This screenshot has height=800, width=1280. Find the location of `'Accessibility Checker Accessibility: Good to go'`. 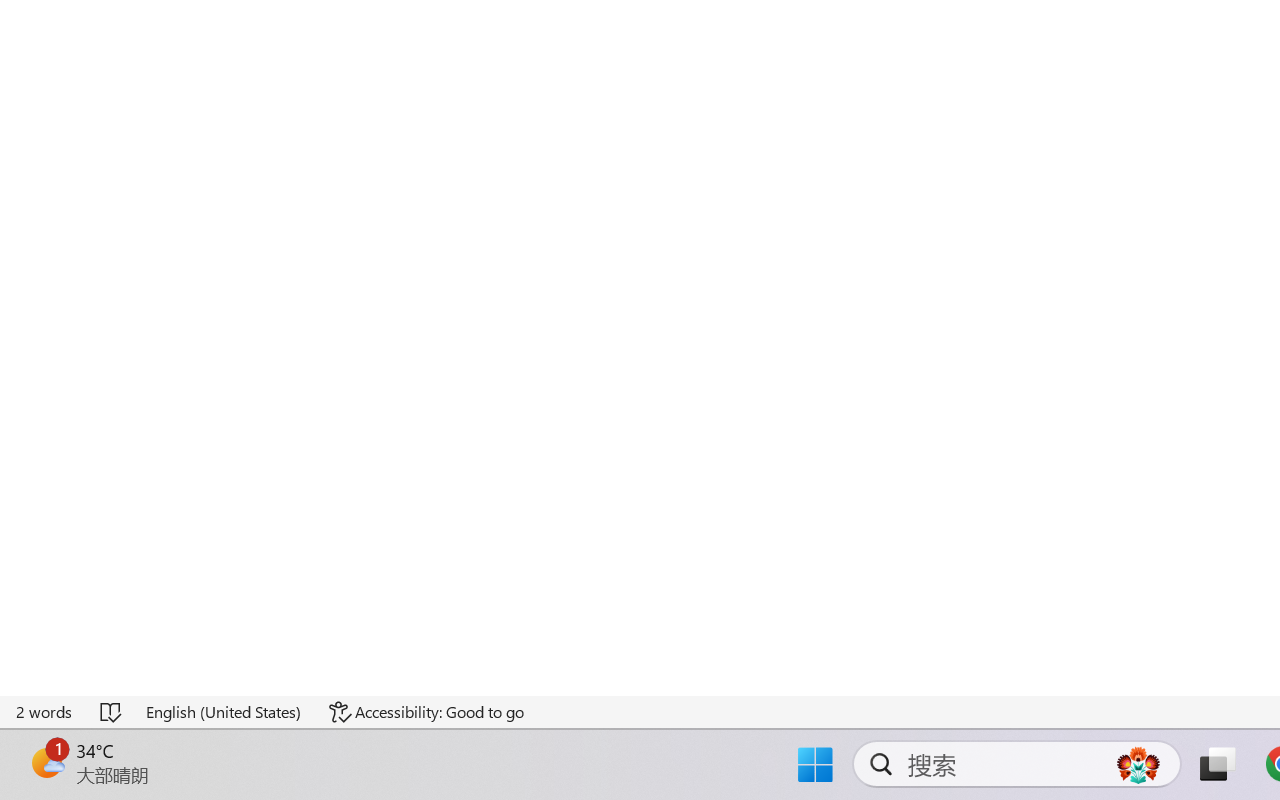

'Accessibility Checker Accessibility: Good to go' is located at coordinates (425, 711).